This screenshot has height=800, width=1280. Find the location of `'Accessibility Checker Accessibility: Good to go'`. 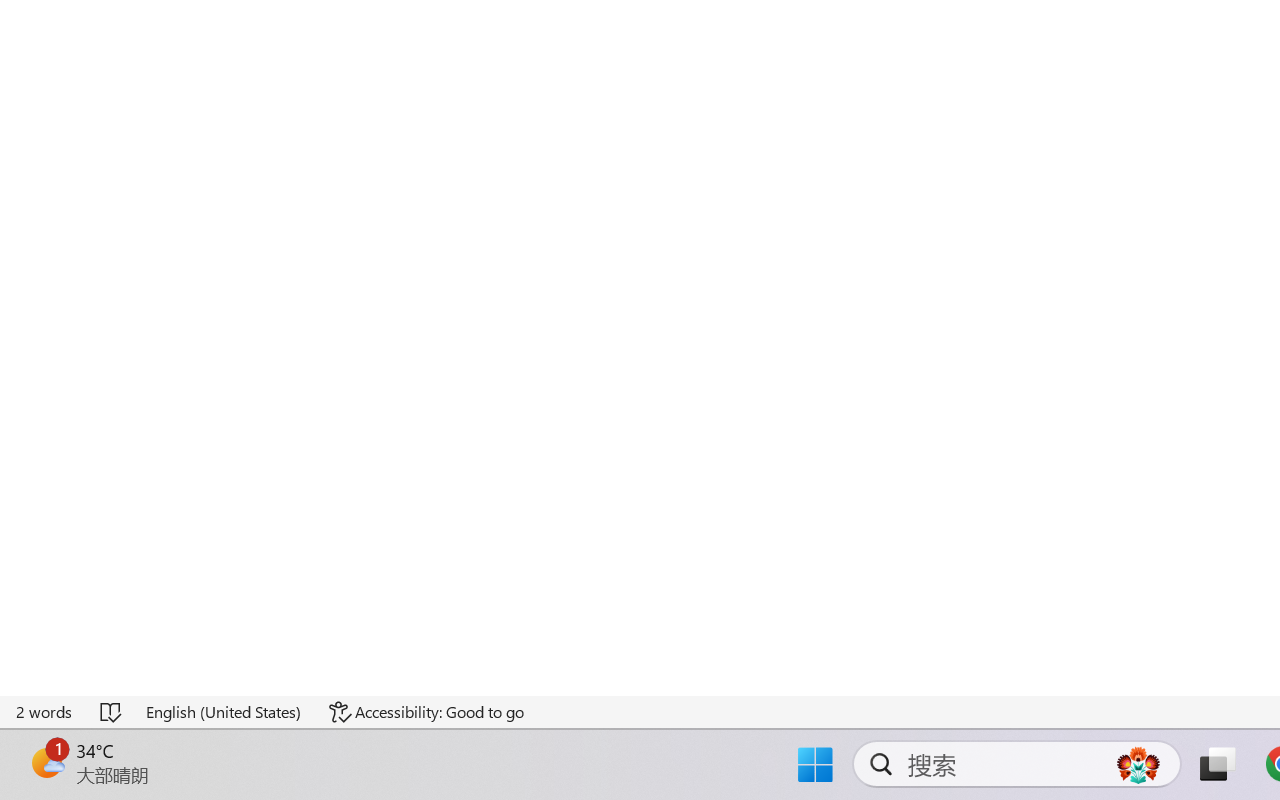

'Accessibility Checker Accessibility: Good to go' is located at coordinates (425, 711).